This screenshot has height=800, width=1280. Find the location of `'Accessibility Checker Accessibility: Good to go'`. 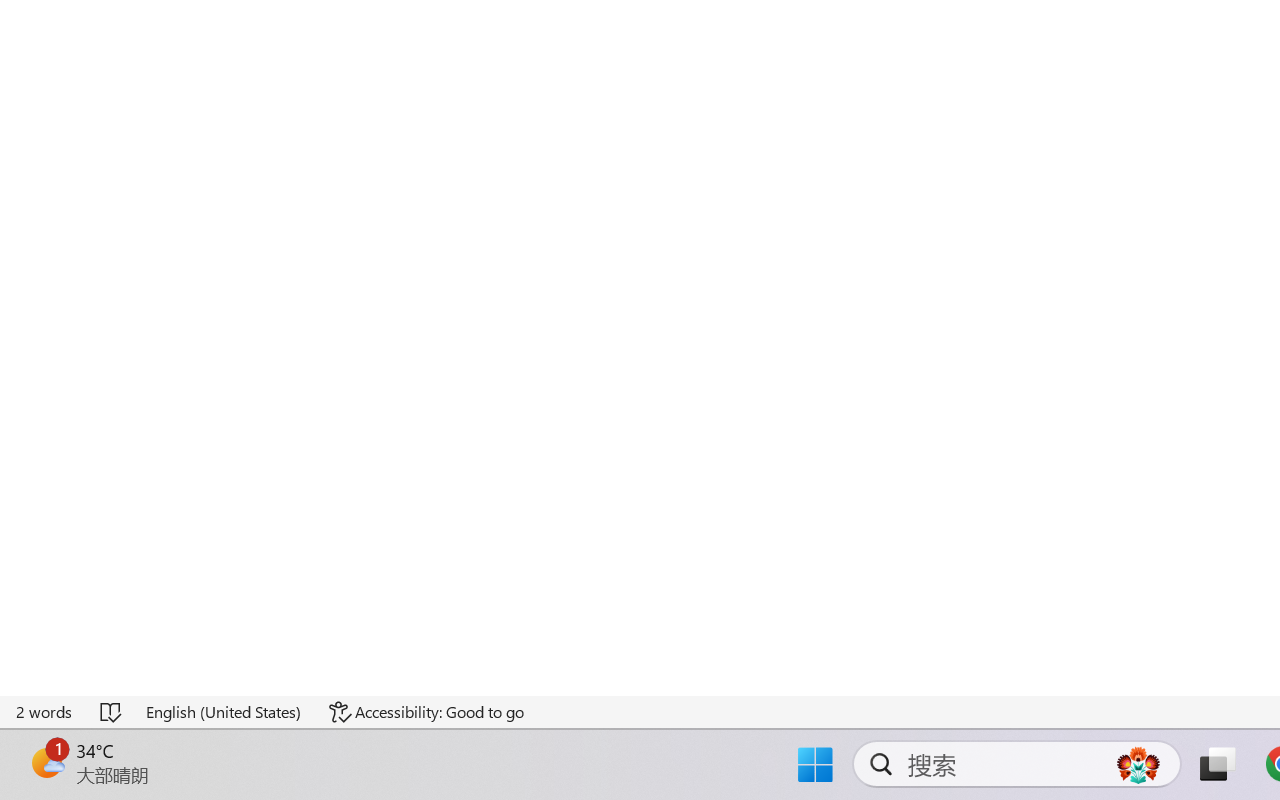

'Accessibility Checker Accessibility: Good to go' is located at coordinates (425, 711).